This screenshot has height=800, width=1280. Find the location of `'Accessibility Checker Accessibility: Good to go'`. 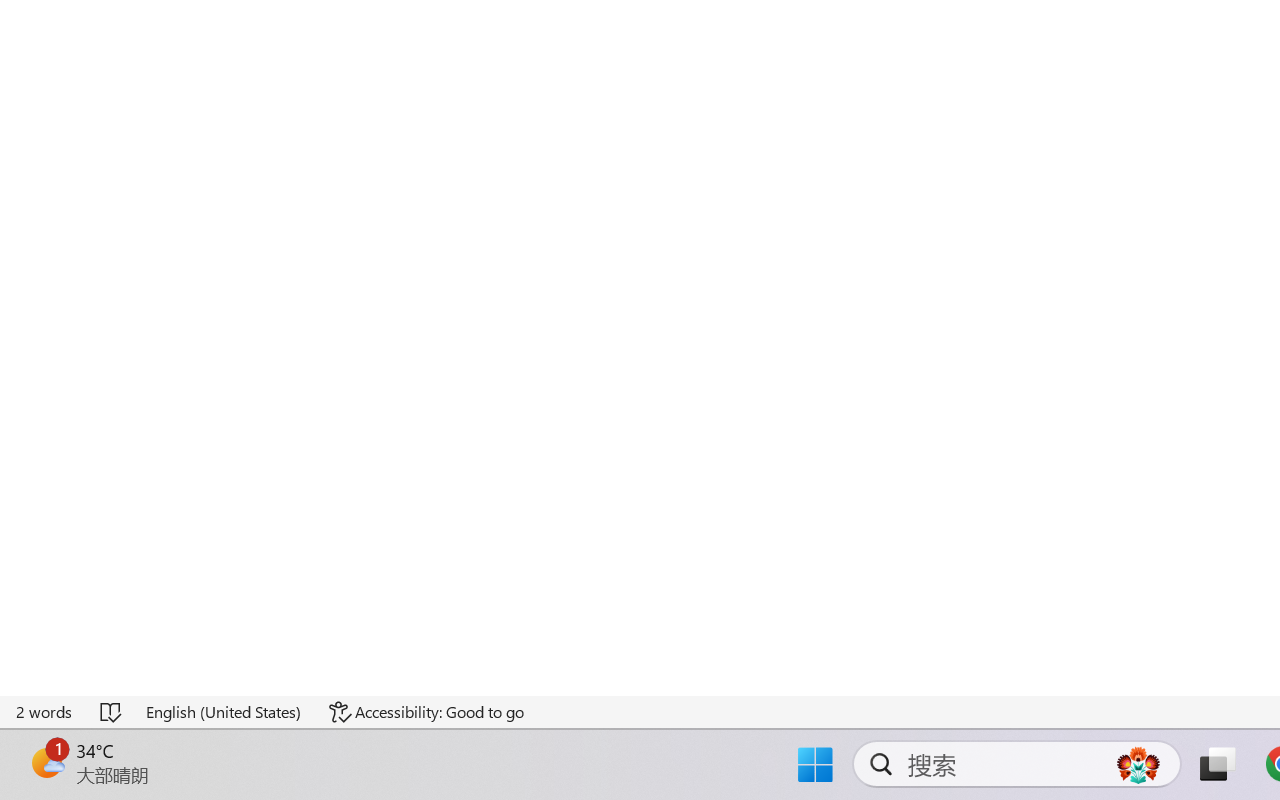

'Accessibility Checker Accessibility: Good to go' is located at coordinates (425, 711).